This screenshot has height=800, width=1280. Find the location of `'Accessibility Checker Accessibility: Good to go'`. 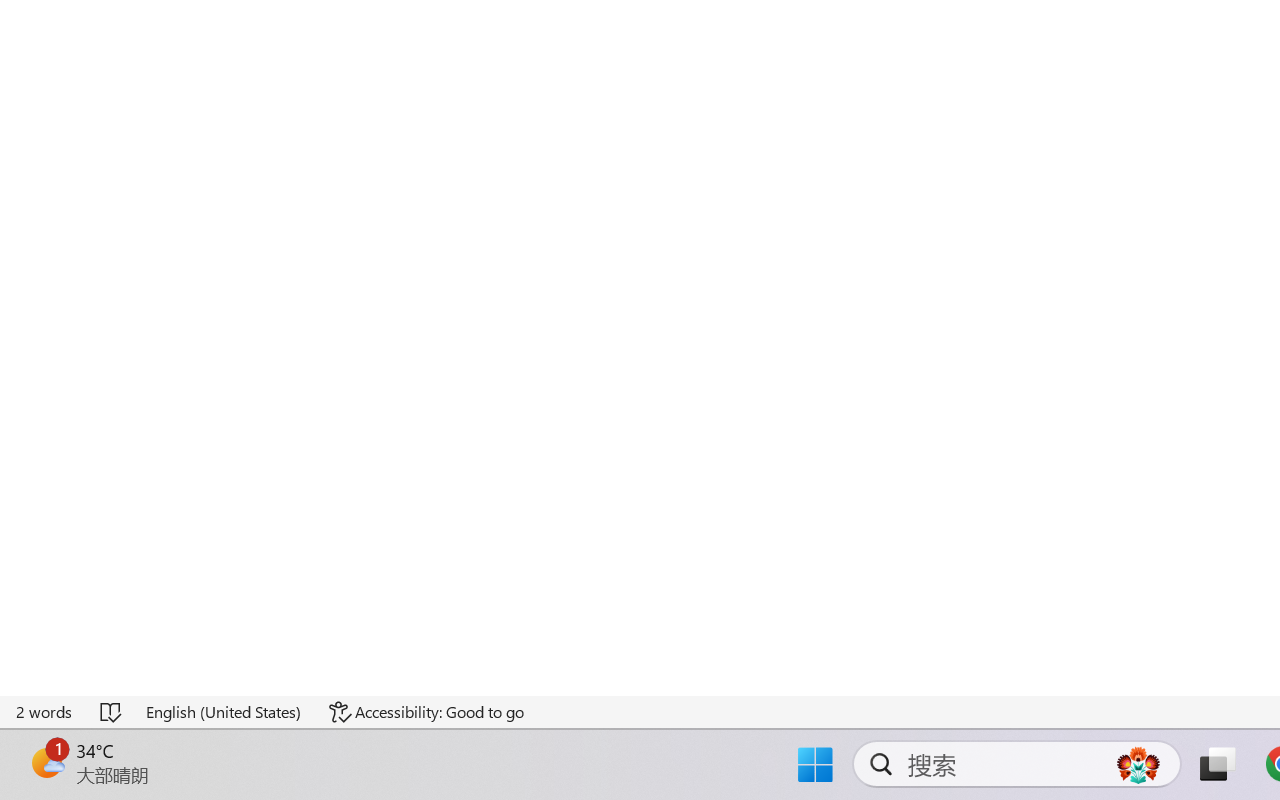

'Accessibility Checker Accessibility: Good to go' is located at coordinates (425, 711).